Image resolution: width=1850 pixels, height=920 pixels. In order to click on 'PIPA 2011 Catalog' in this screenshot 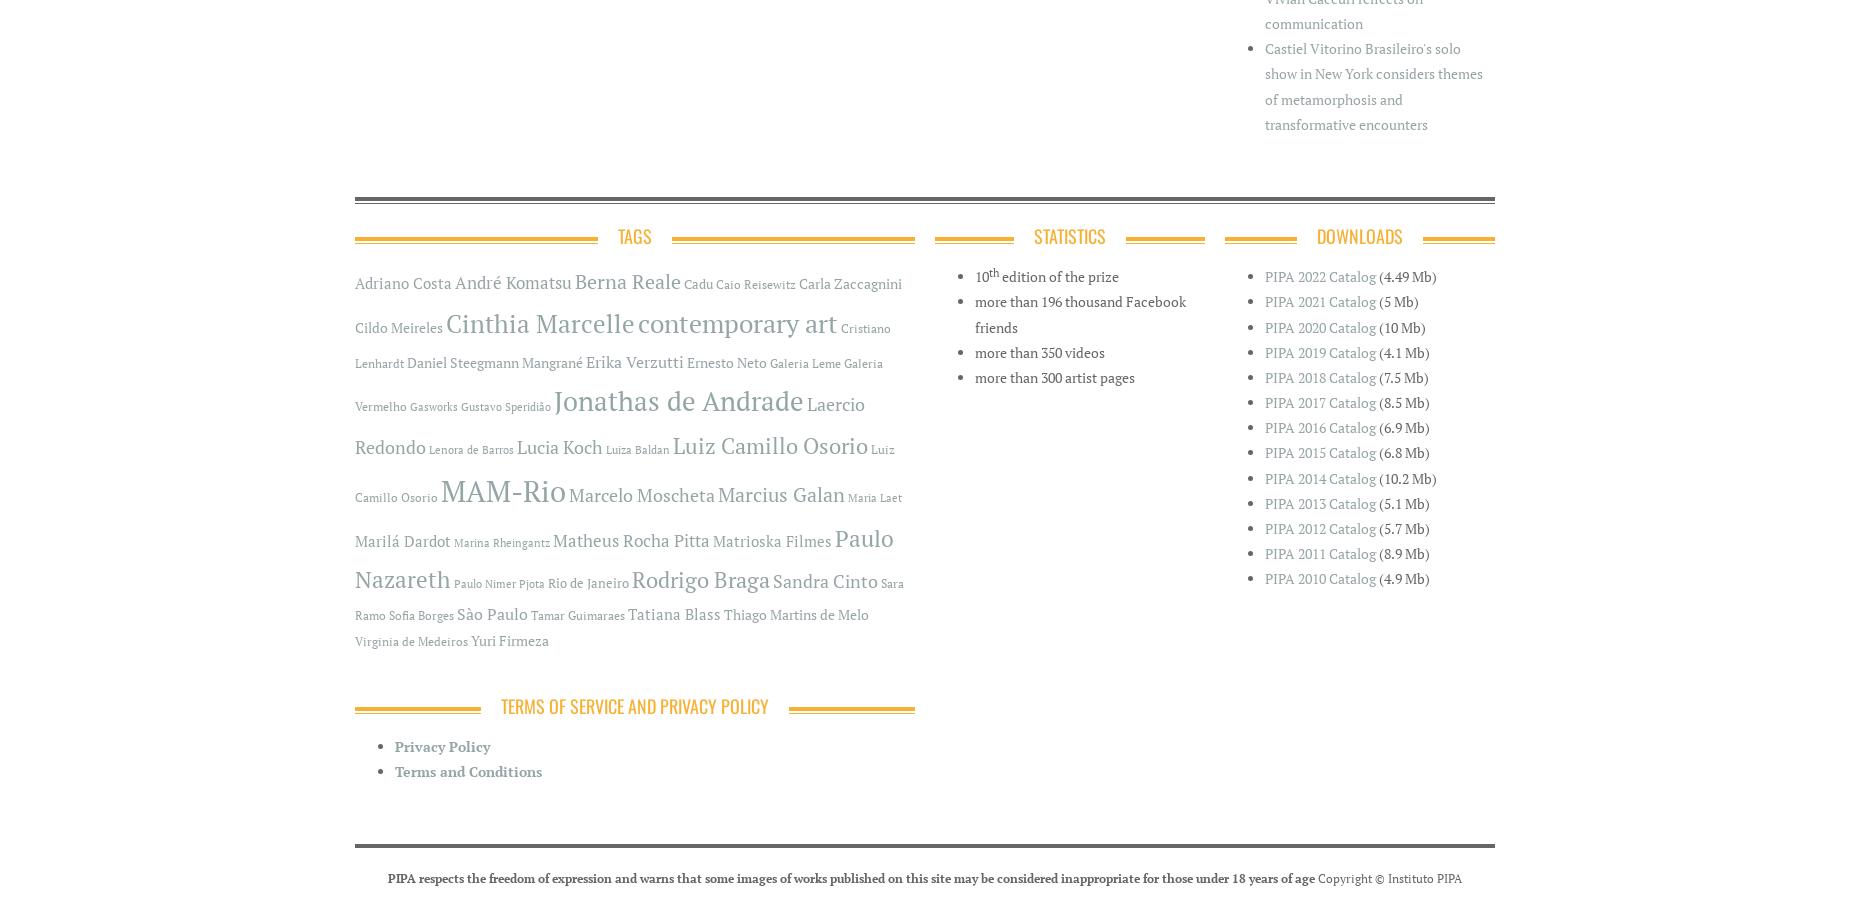, I will do `click(1319, 553)`.